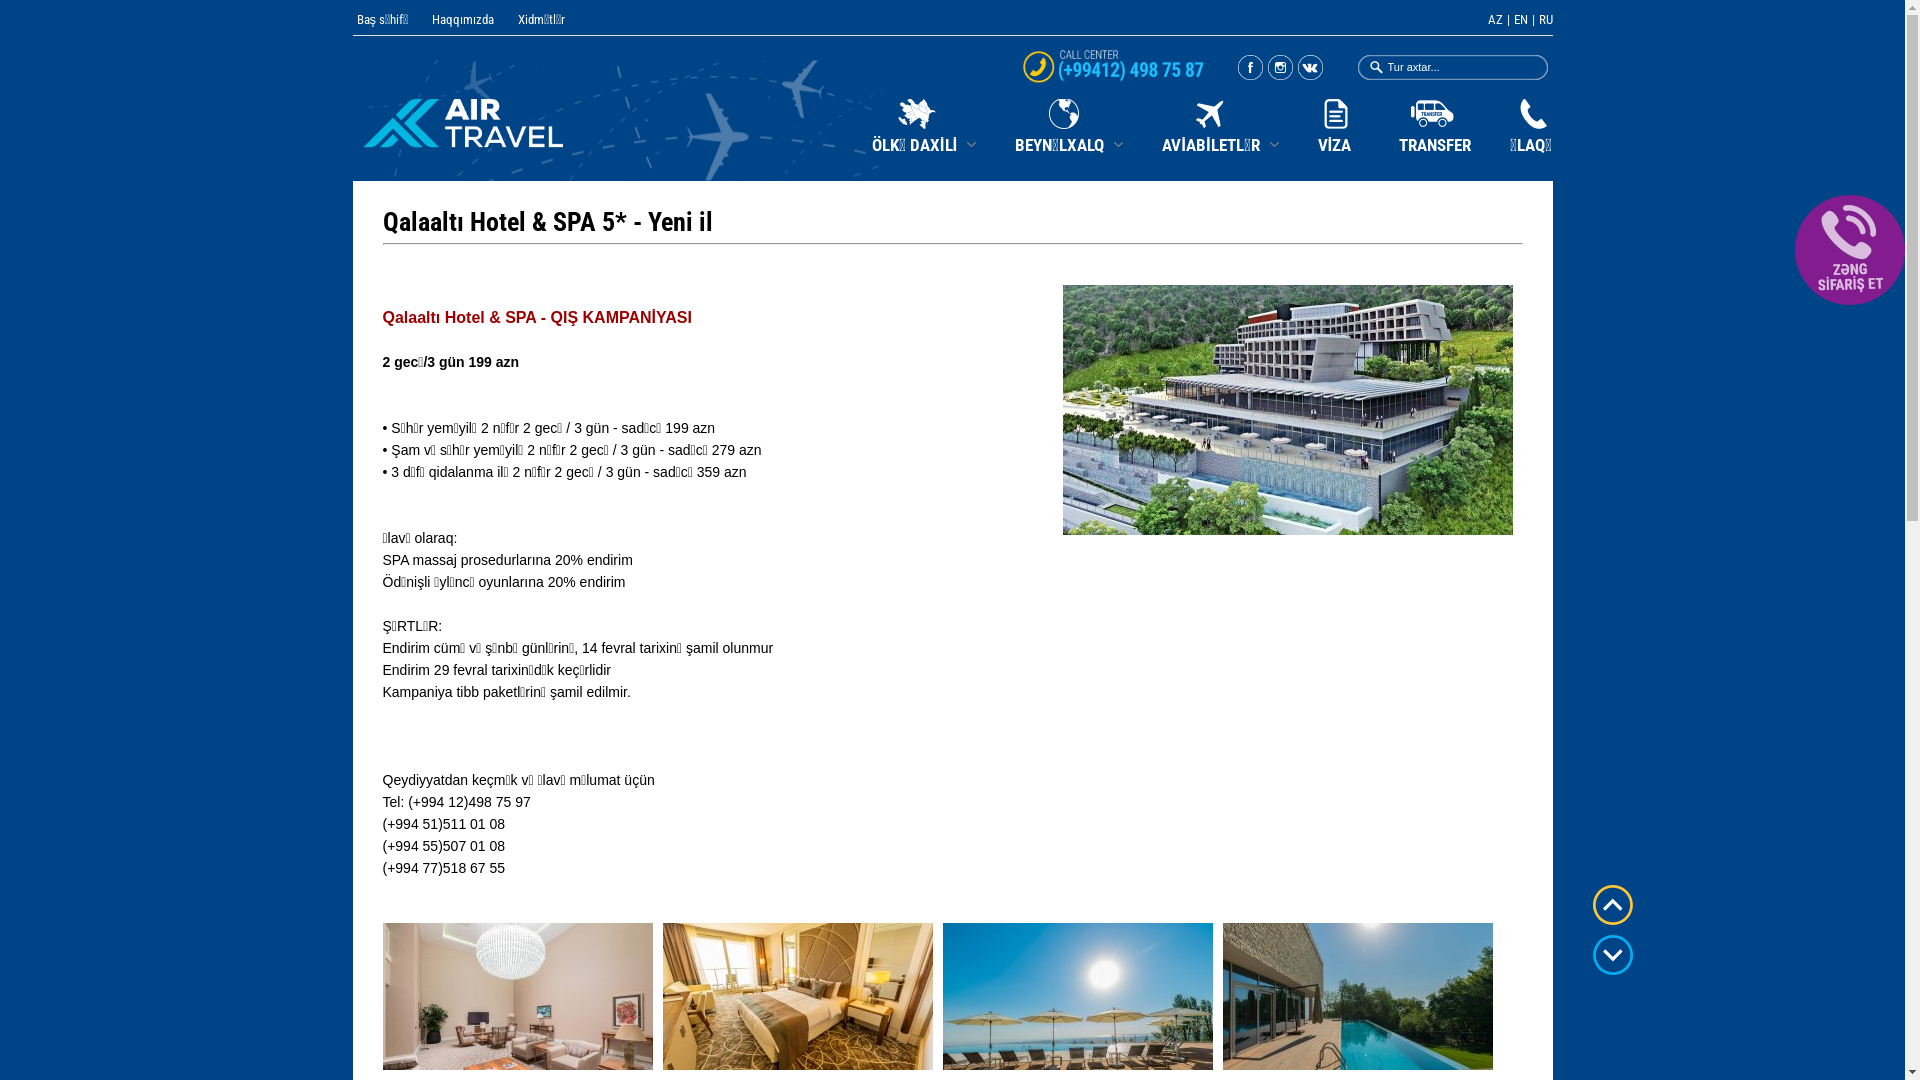 The height and width of the screenshot is (1080, 1920). I want to click on 'RU', so click(1544, 19).